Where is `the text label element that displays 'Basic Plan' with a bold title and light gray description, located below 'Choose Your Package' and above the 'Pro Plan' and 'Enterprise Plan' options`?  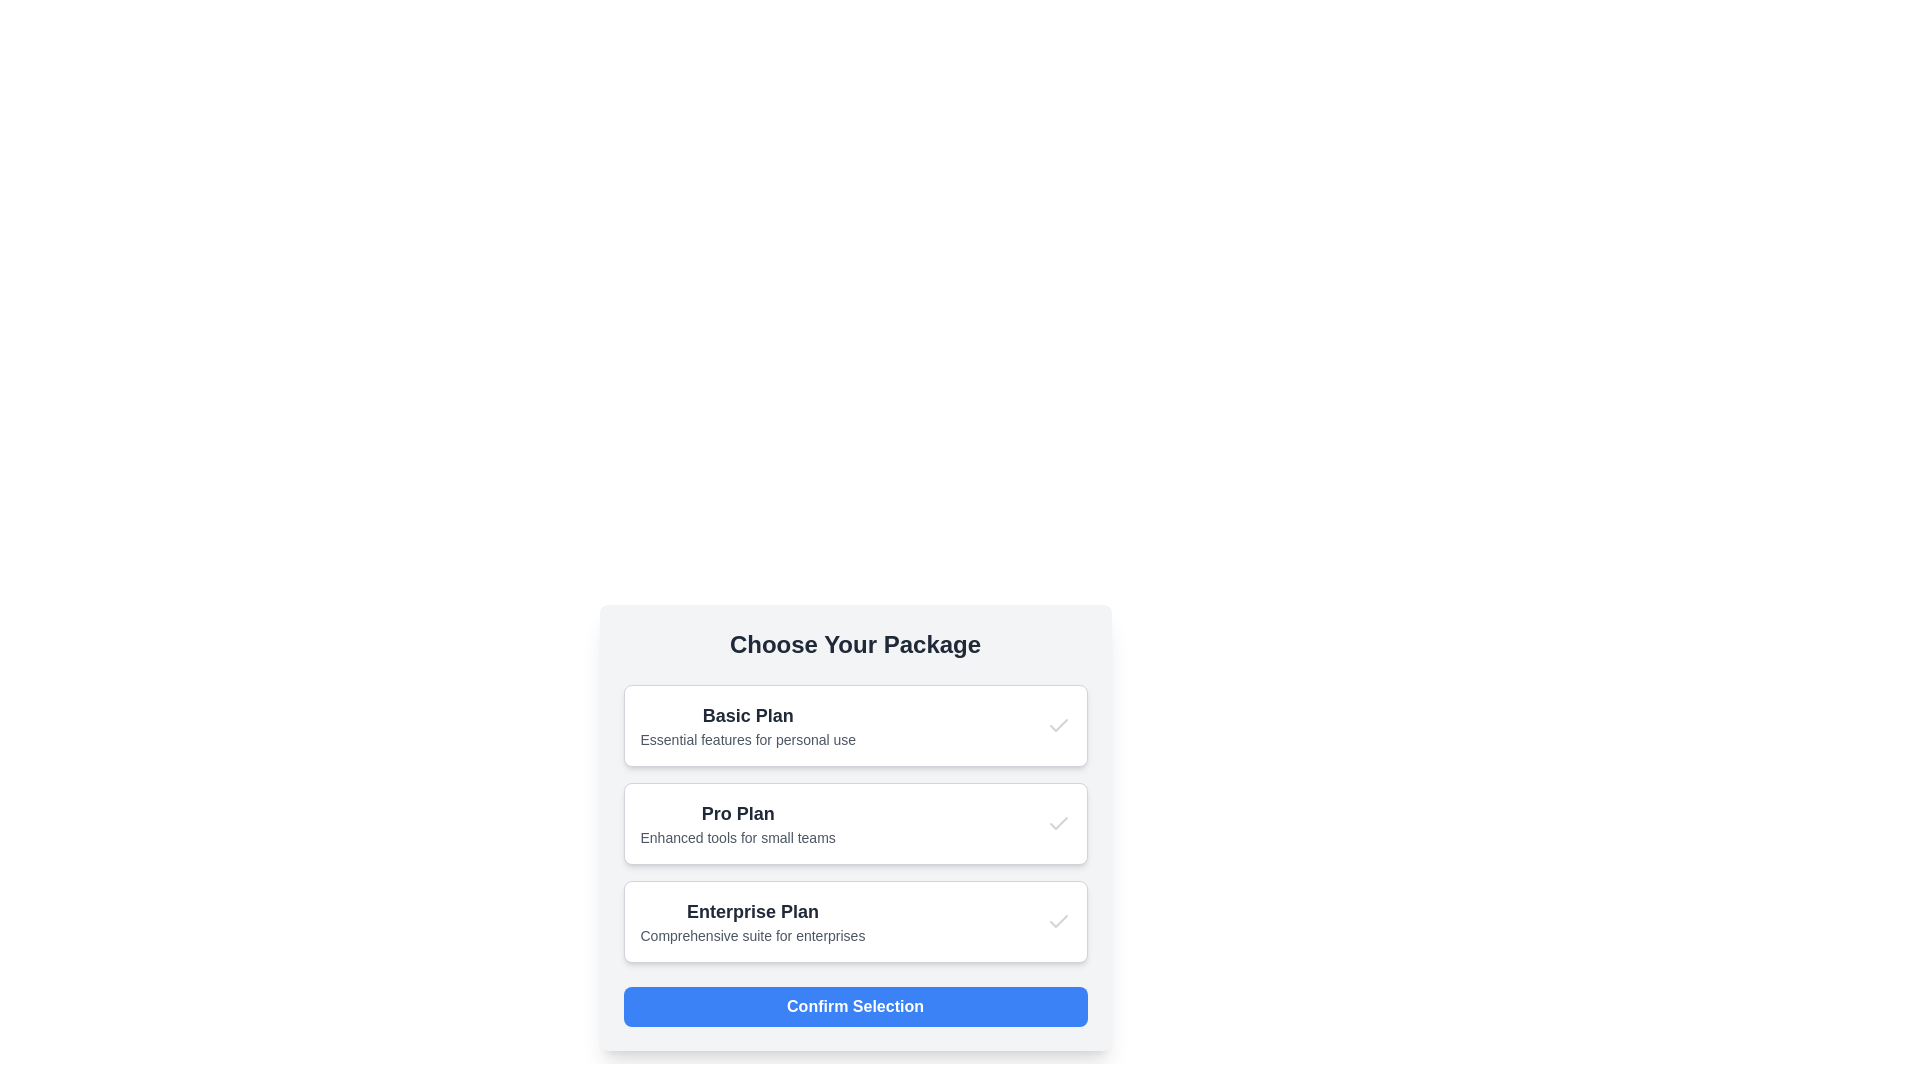 the text label element that displays 'Basic Plan' with a bold title and light gray description, located below 'Choose Your Package' and above the 'Pro Plan' and 'Enterprise Plan' options is located at coordinates (747, 725).